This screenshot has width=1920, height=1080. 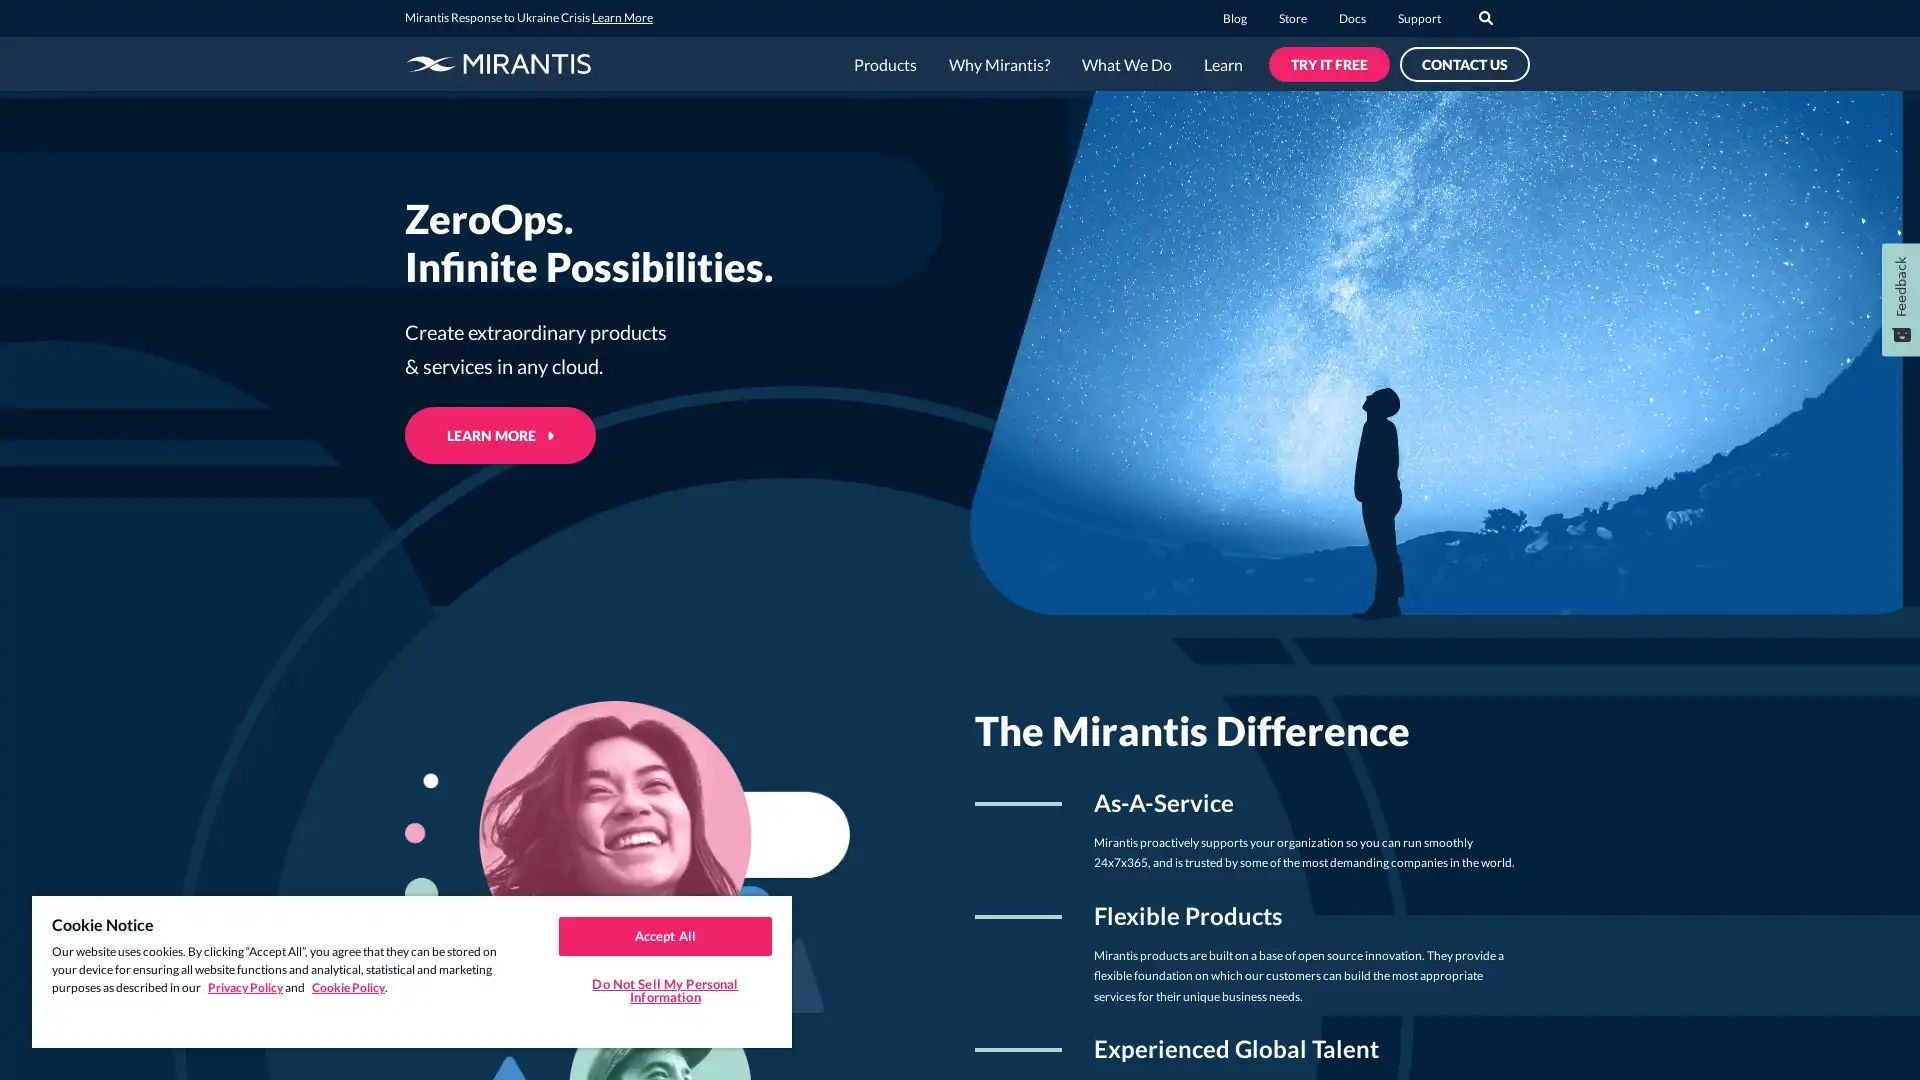 What do you see at coordinates (1222, 64) in the screenshot?
I see `Learn` at bounding box center [1222, 64].